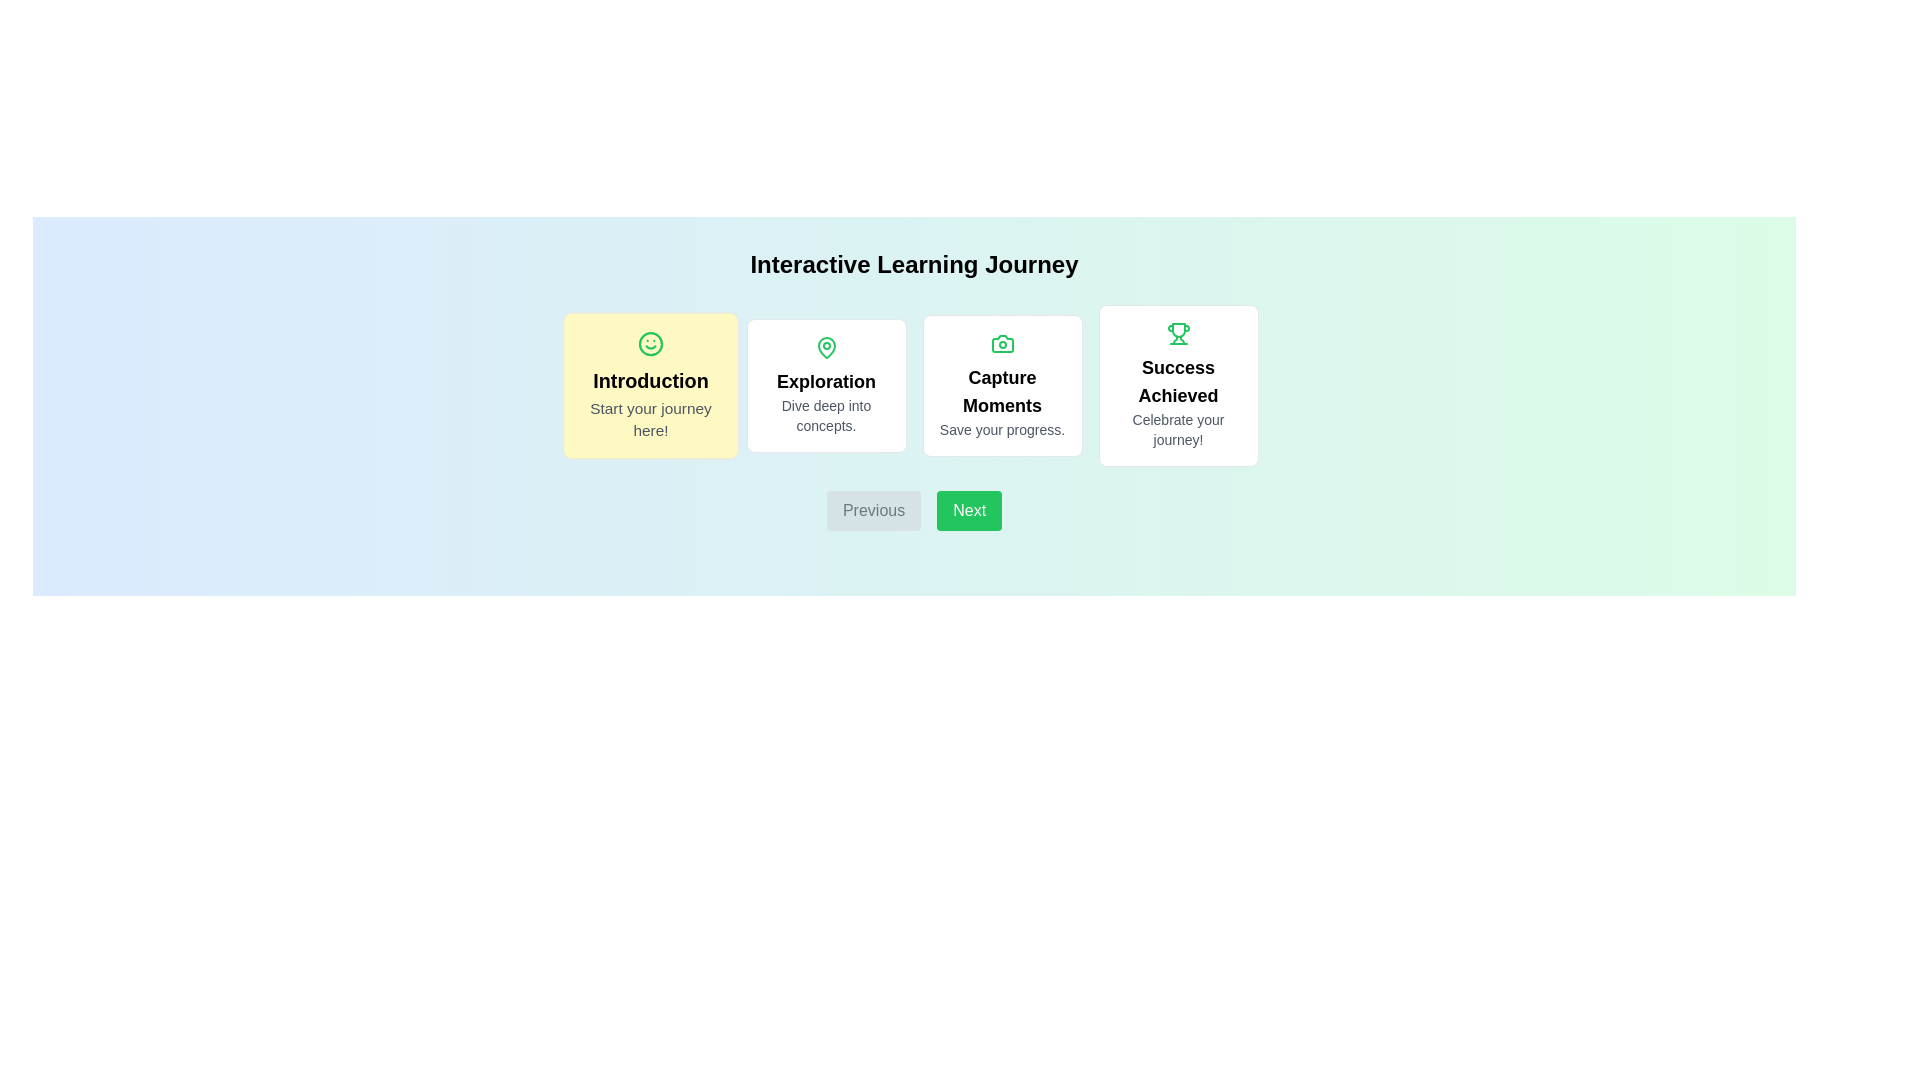  Describe the element at coordinates (826, 385) in the screenshot. I see `the card corresponding to the journey step Exploration` at that location.